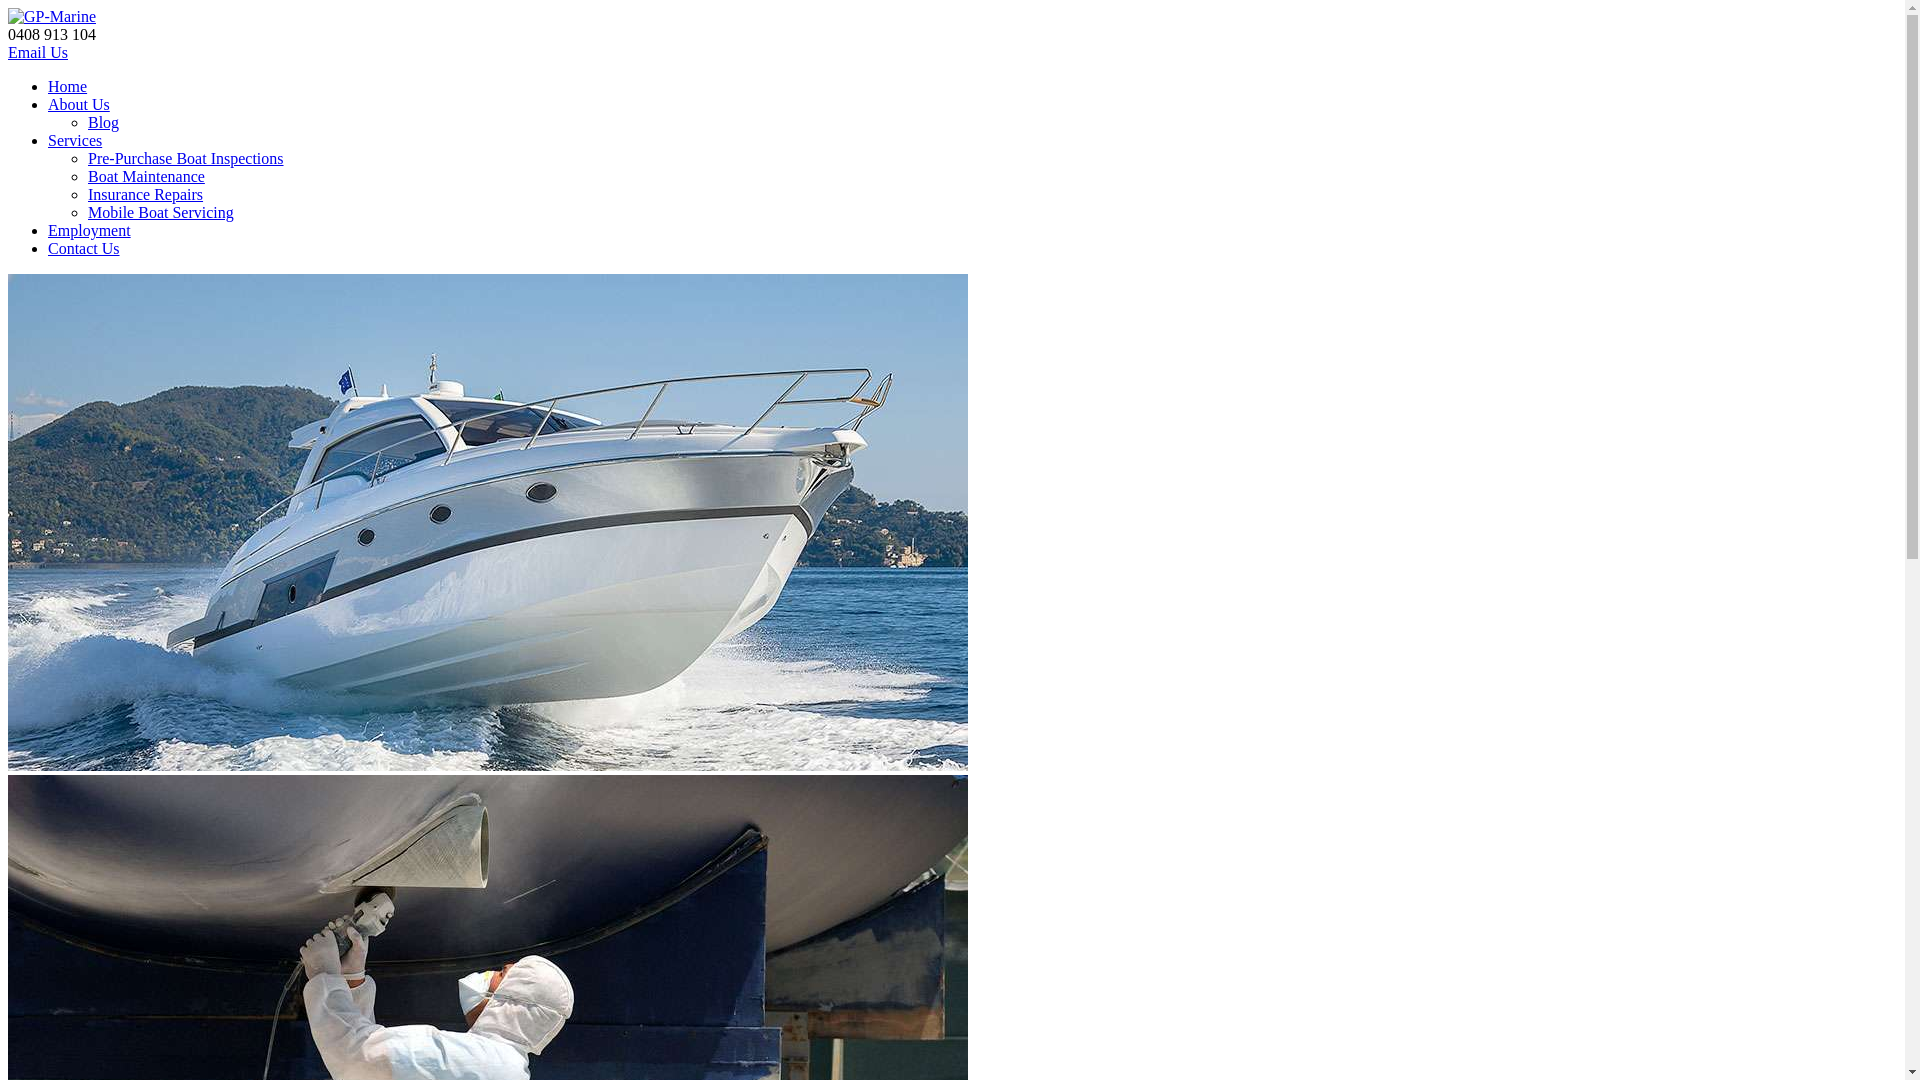 The image size is (1920, 1080). What do you see at coordinates (38, 51) in the screenshot?
I see `'Email Us'` at bounding box center [38, 51].